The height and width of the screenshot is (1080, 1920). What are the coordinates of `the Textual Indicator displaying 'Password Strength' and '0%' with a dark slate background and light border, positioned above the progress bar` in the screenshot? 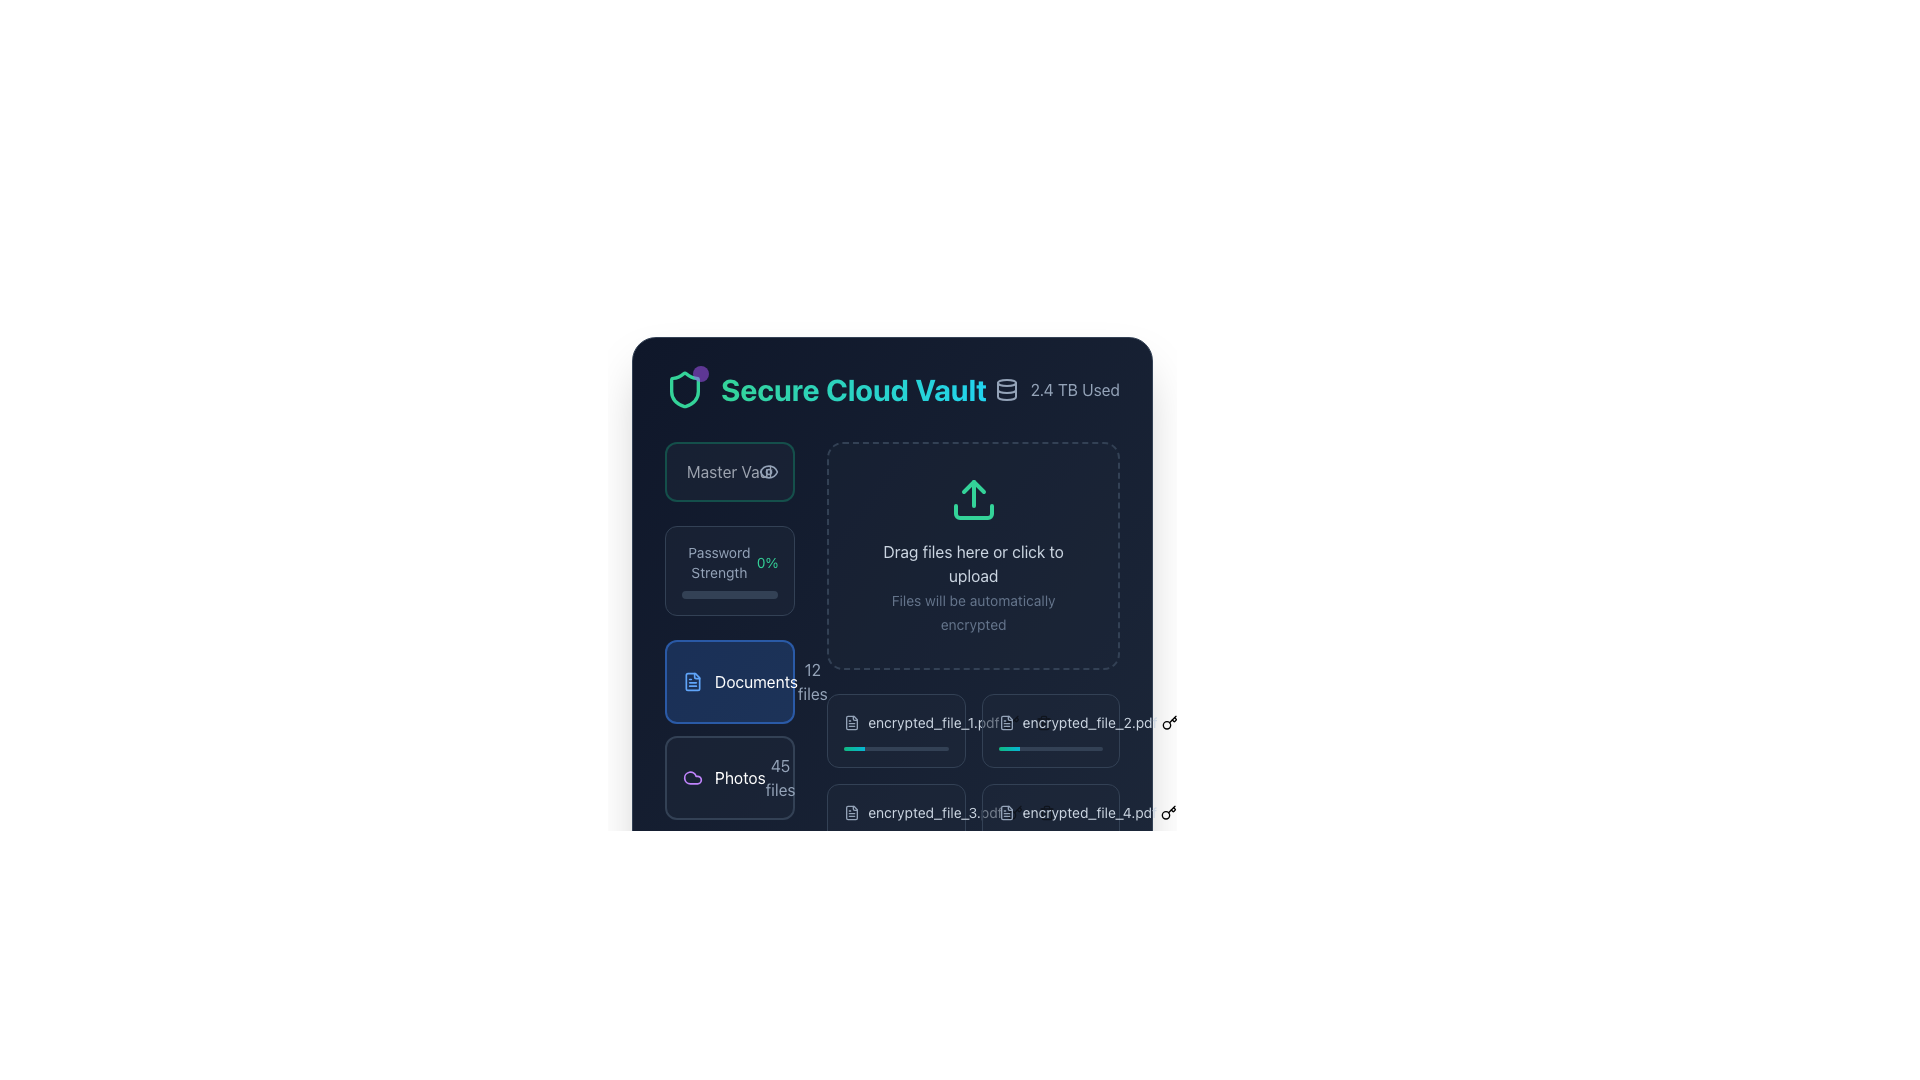 It's located at (729, 563).